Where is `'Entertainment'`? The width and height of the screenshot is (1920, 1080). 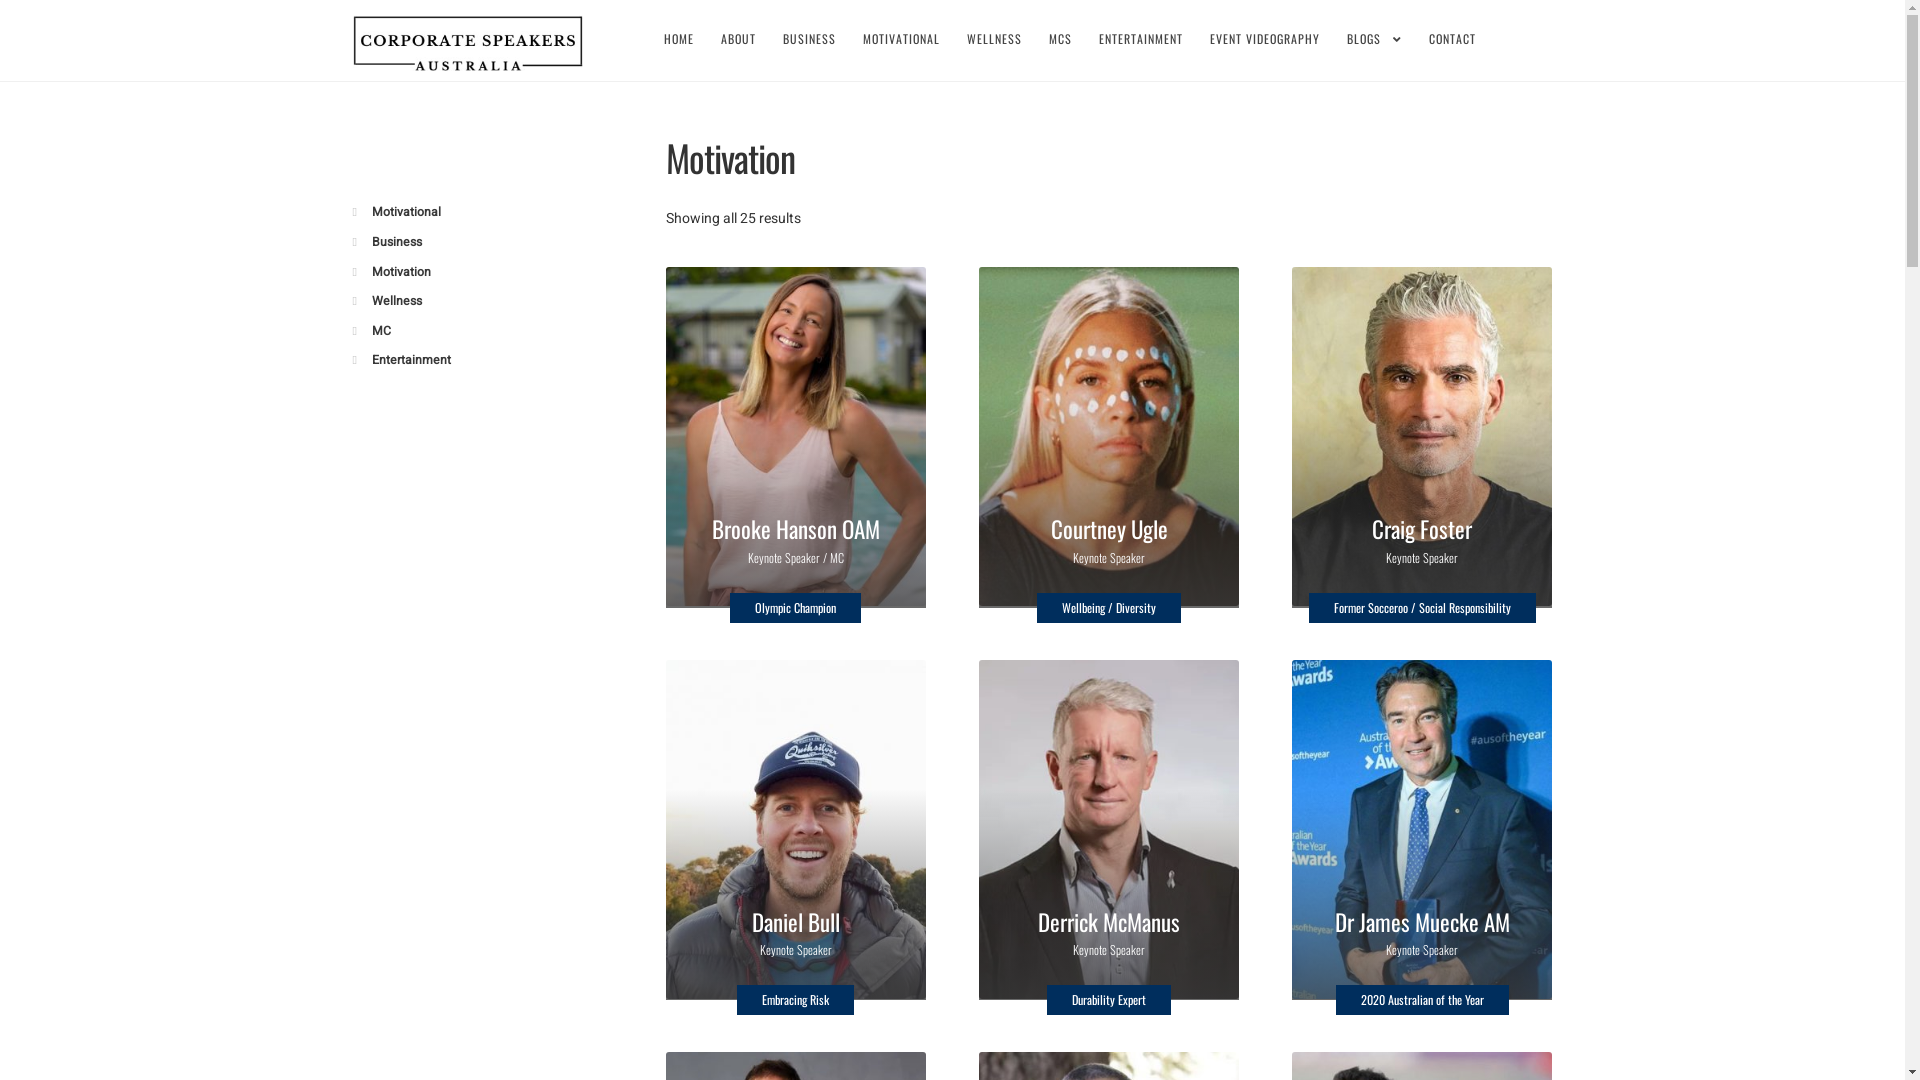
'Entertainment' is located at coordinates (372, 358).